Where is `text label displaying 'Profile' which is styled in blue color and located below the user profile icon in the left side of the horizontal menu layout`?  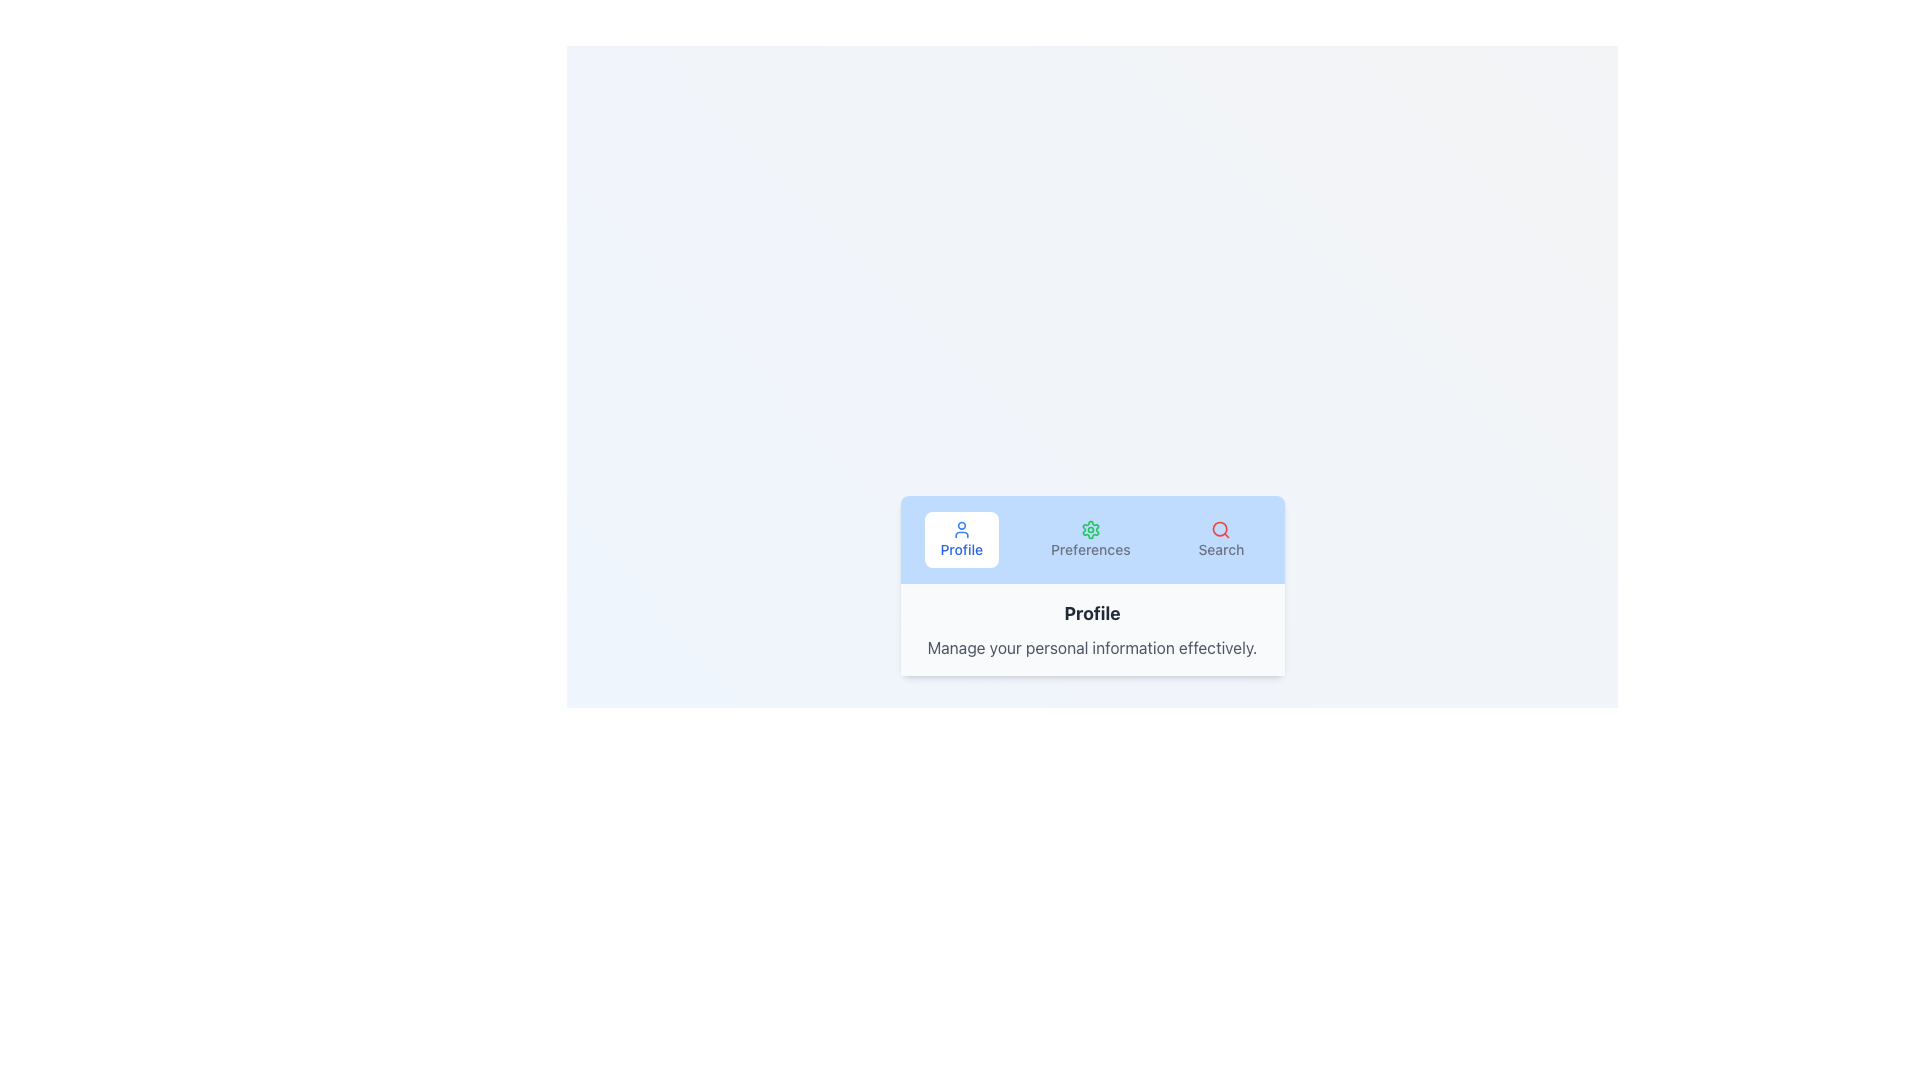 text label displaying 'Profile' which is styled in blue color and located below the user profile icon in the left side of the horizontal menu layout is located at coordinates (961, 550).